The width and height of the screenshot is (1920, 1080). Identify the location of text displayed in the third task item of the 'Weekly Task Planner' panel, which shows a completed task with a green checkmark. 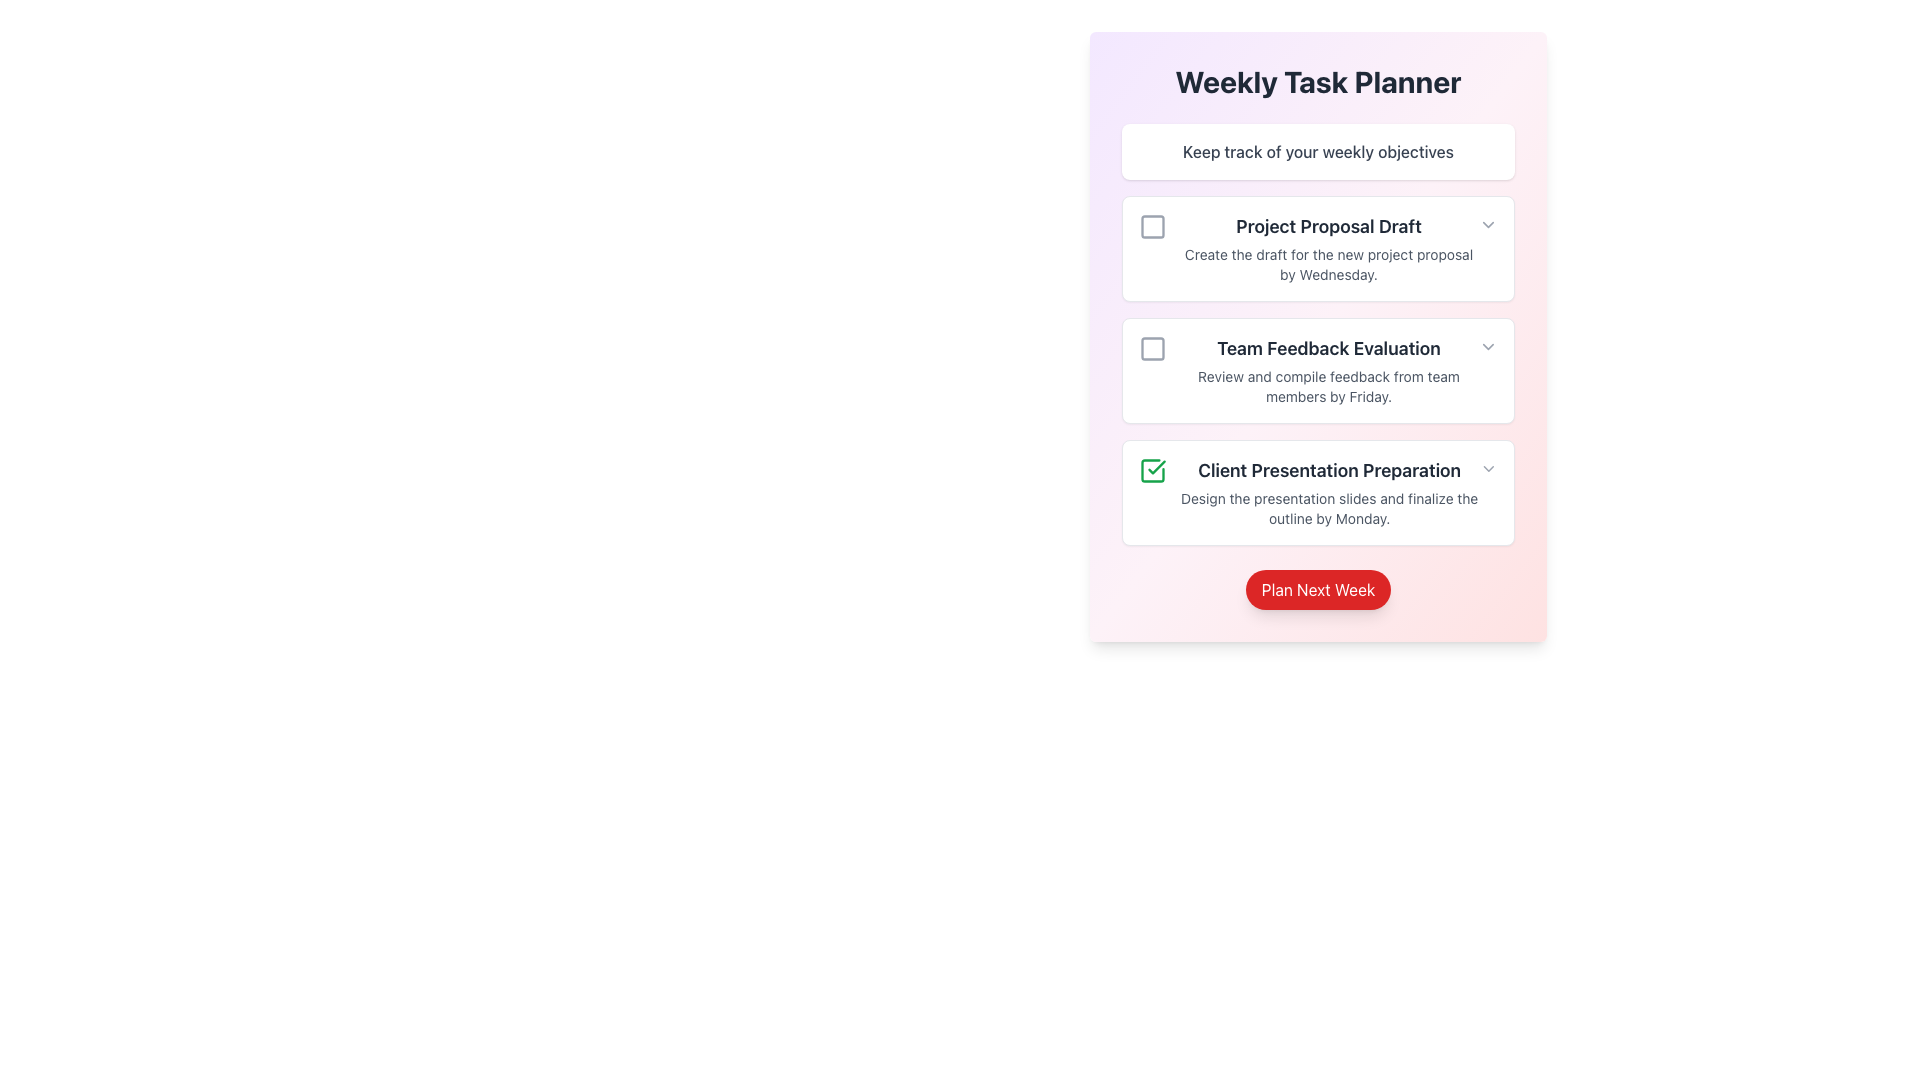
(1309, 493).